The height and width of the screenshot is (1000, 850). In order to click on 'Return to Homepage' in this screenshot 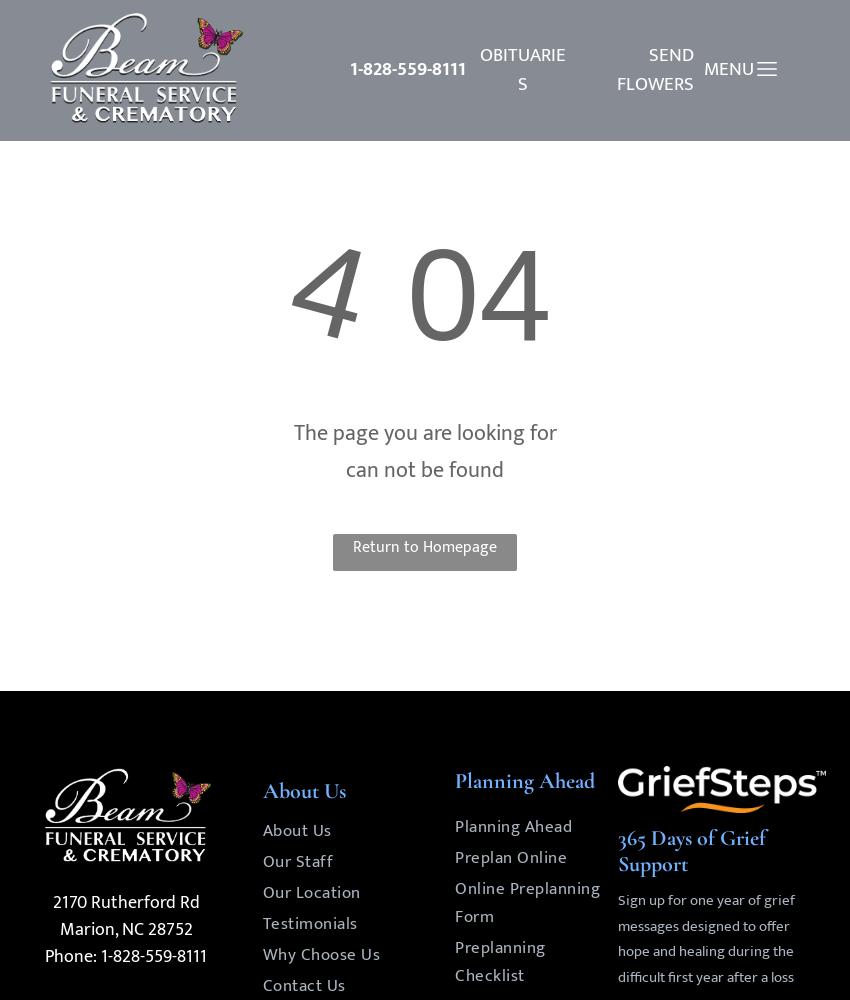, I will do `click(425, 547)`.